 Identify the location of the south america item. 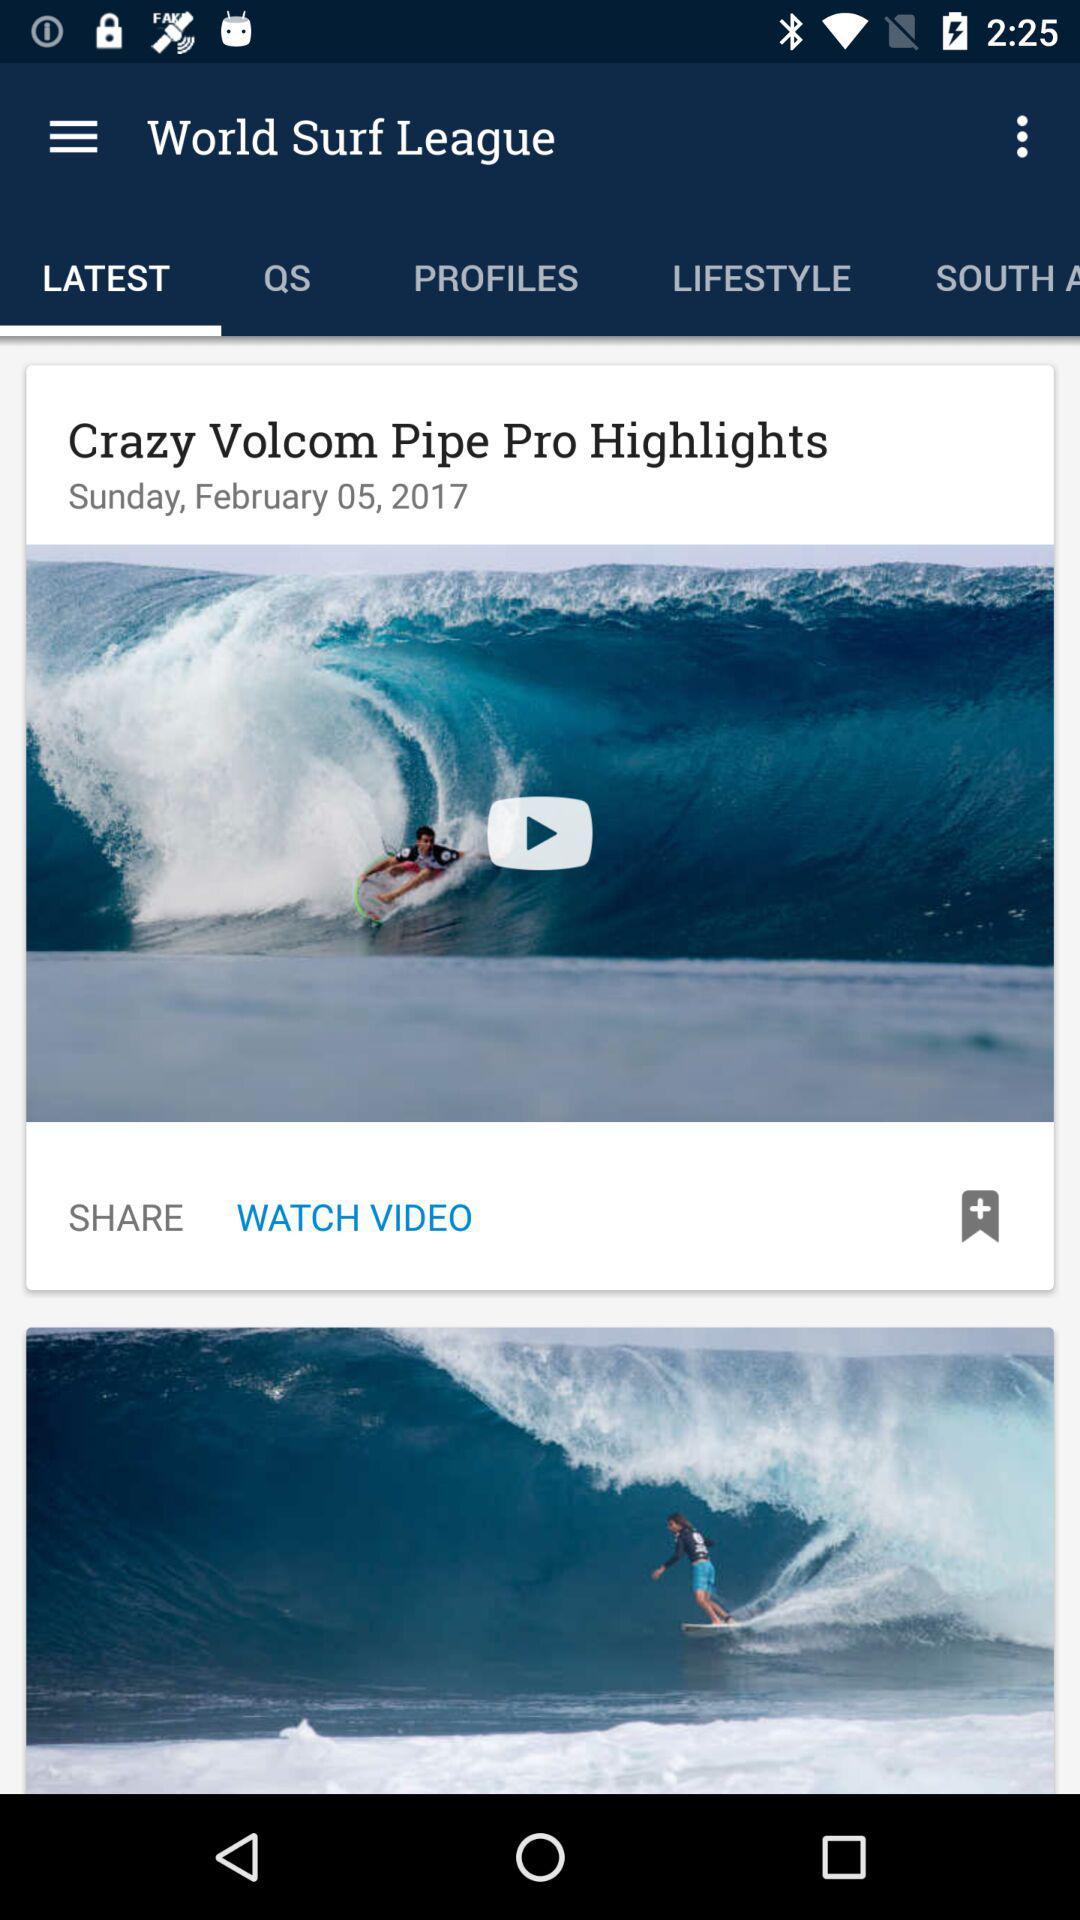
(985, 272).